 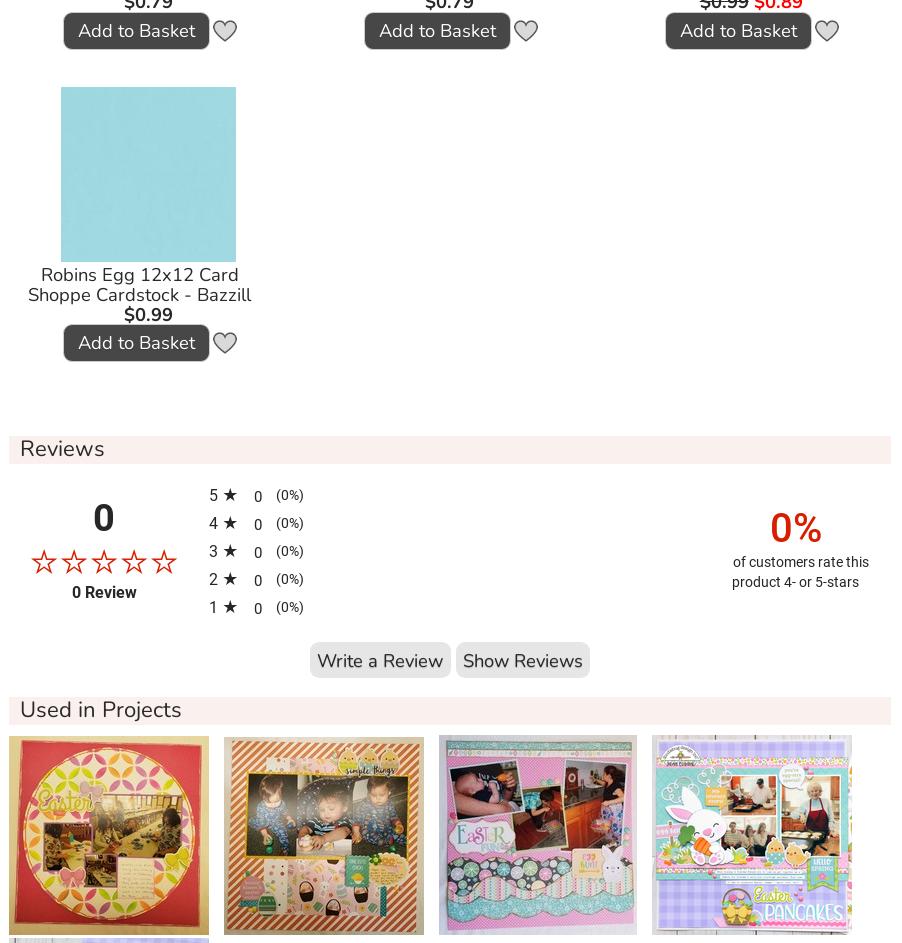 I want to click on '5', so click(x=214, y=493).